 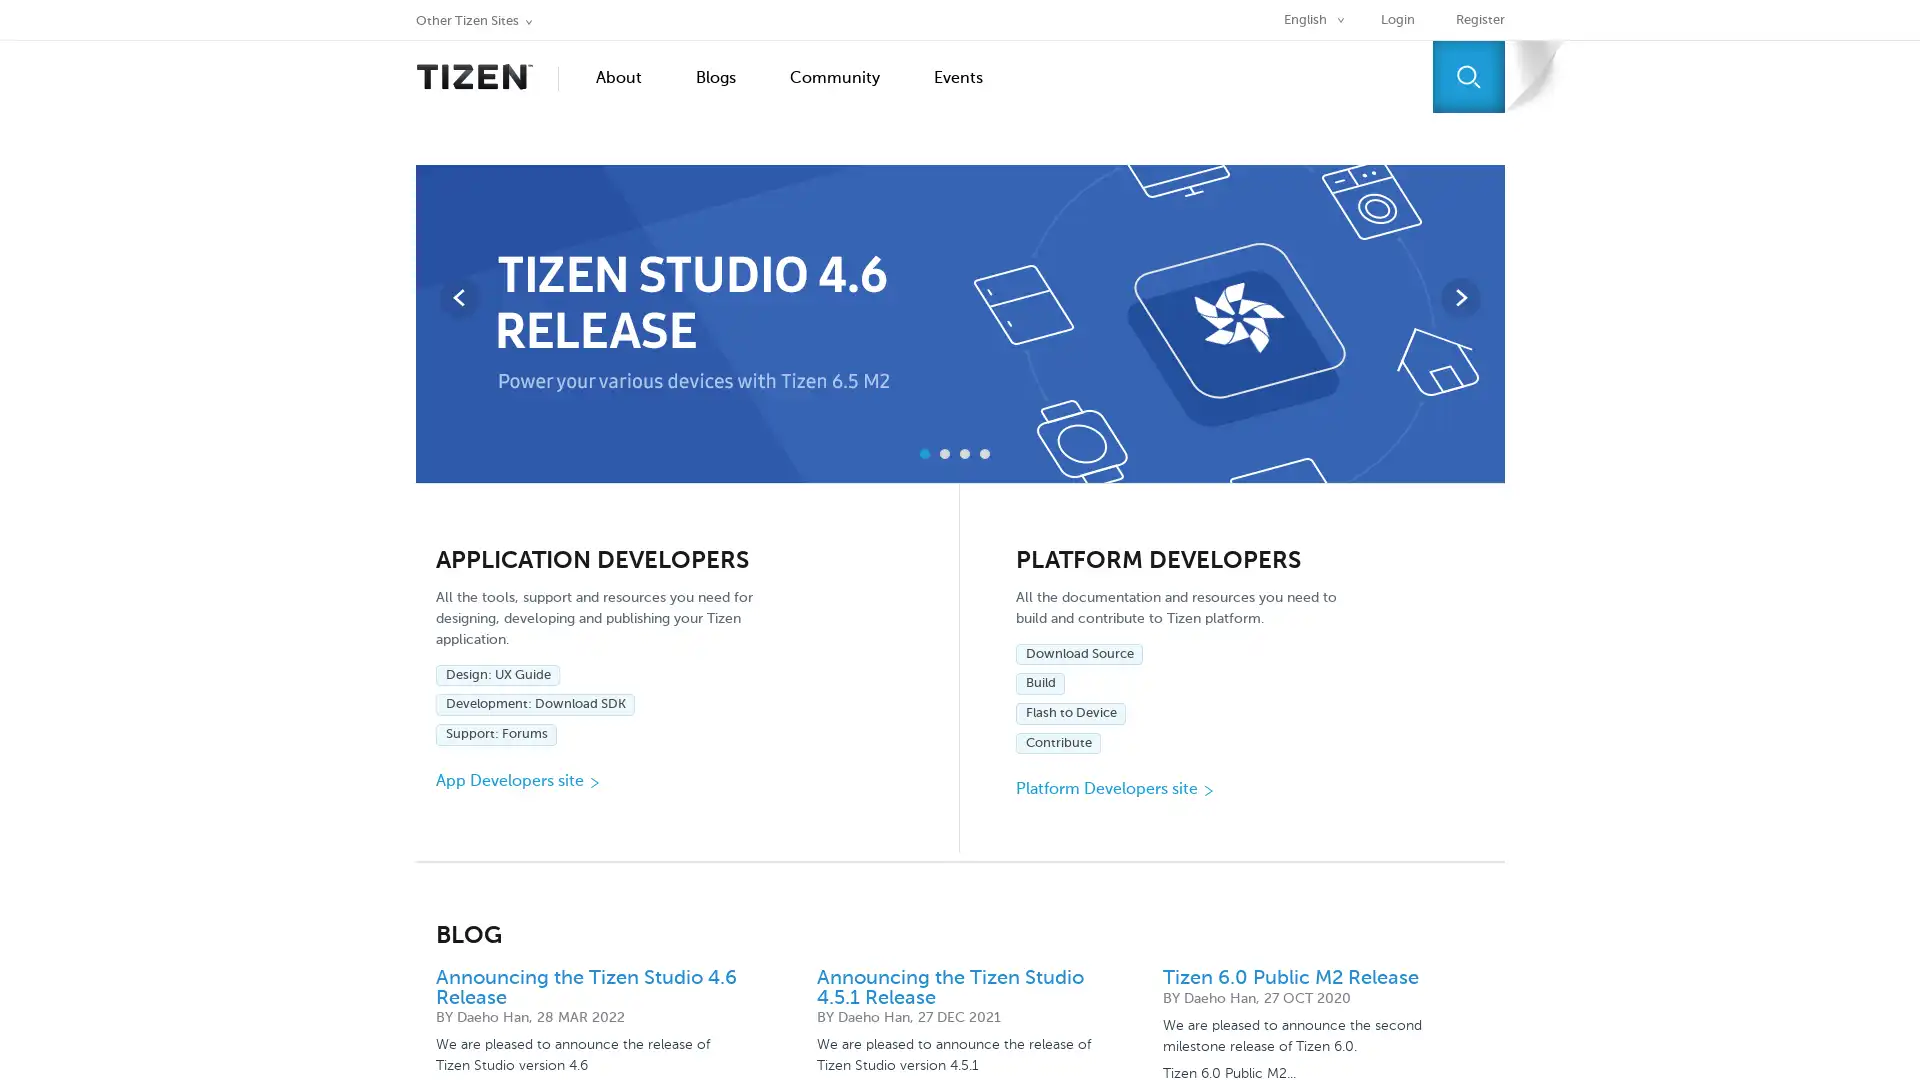 I want to click on NEXT, so click(x=1459, y=297).